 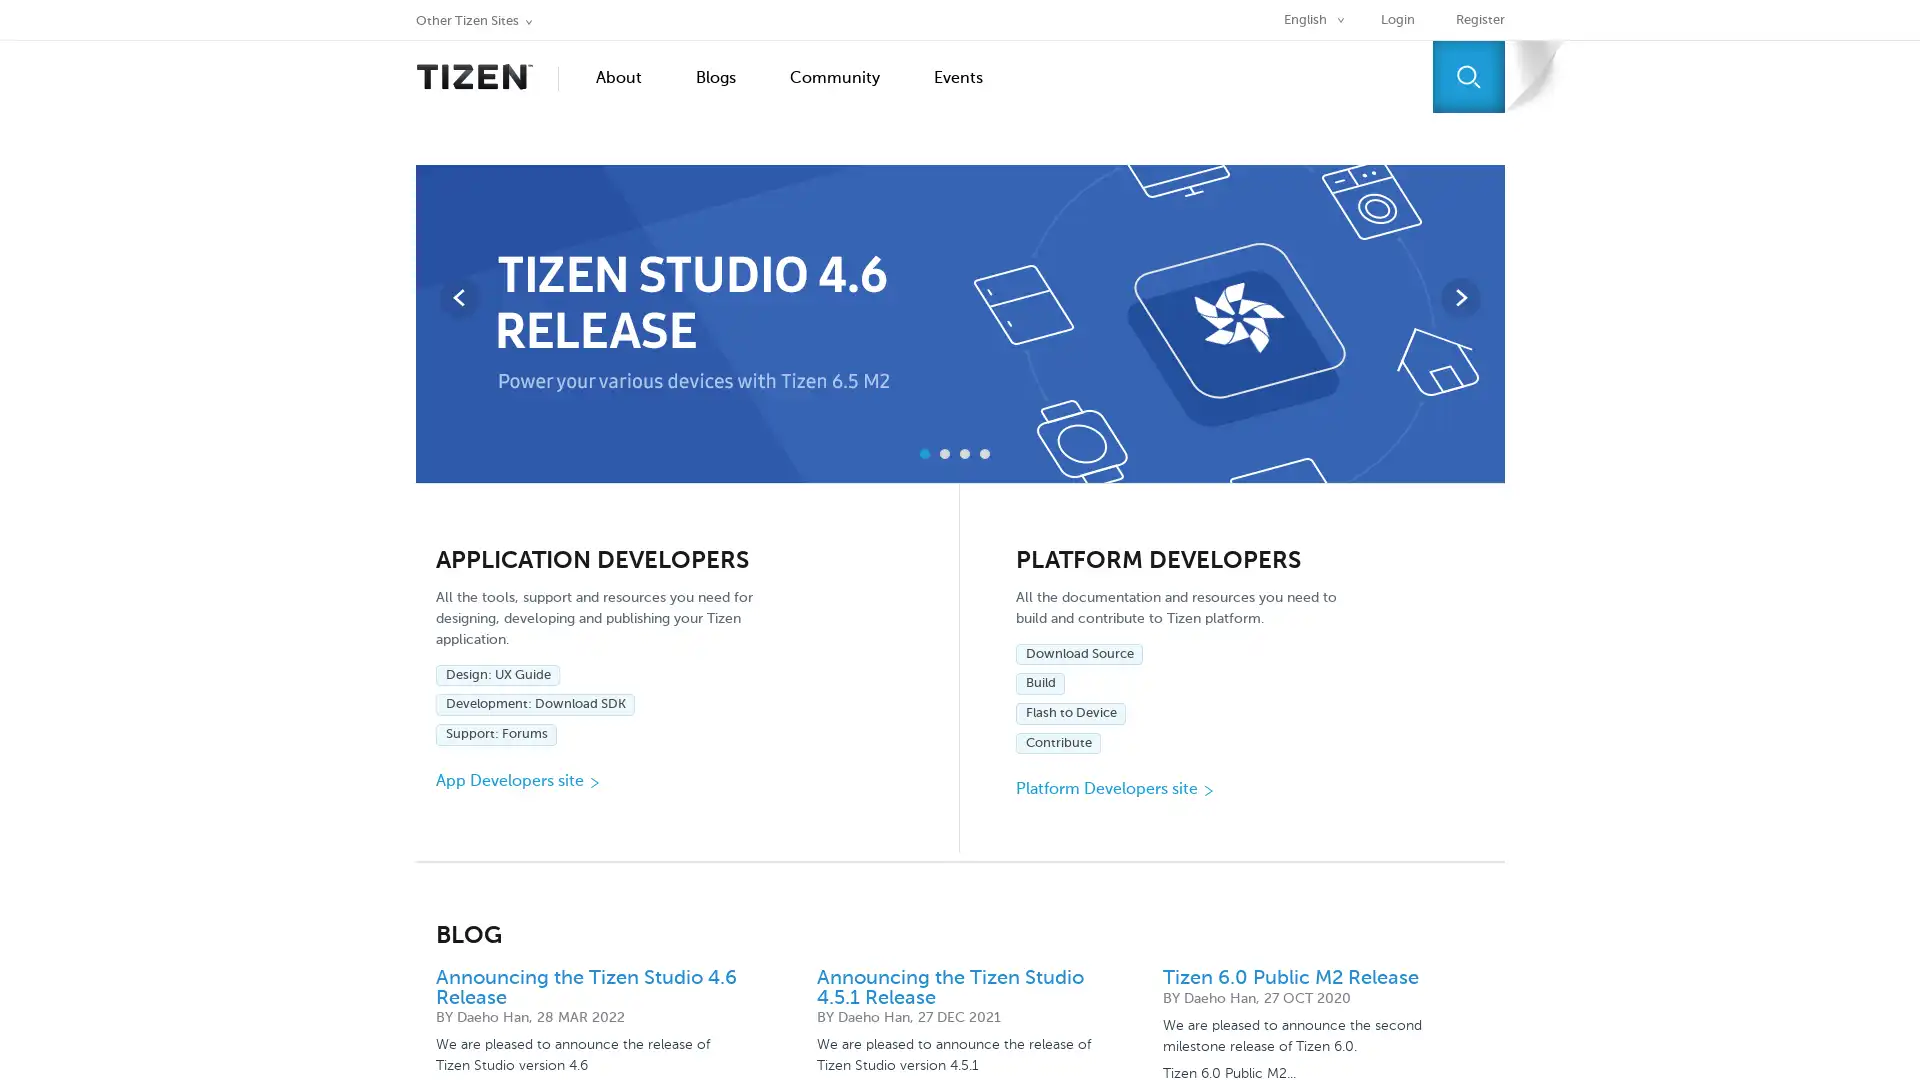 I want to click on NEXT, so click(x=1459, y=297).